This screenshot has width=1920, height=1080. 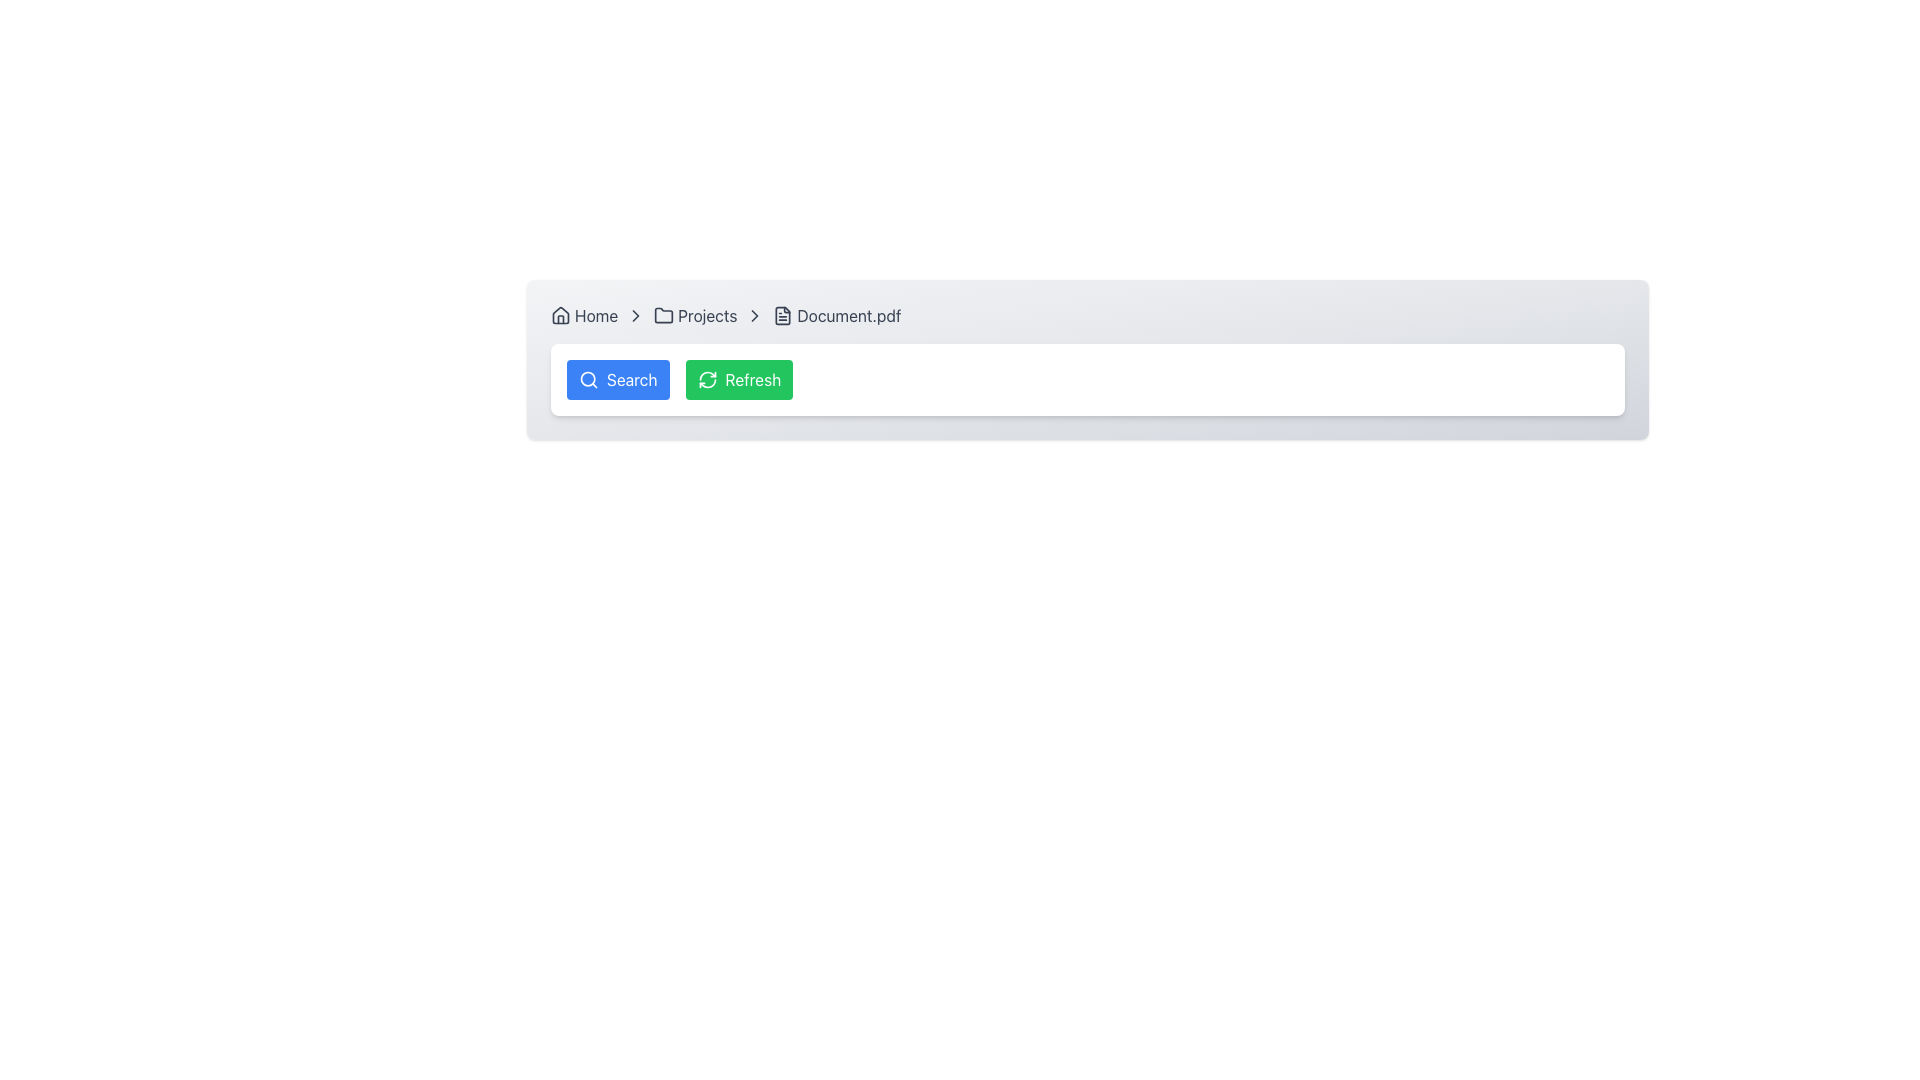 I want to click on the file icon in the breadcrumb navigation bar, which is styled in an outlined black format and represents 'Document.pdf', so click(x=782, y=315).